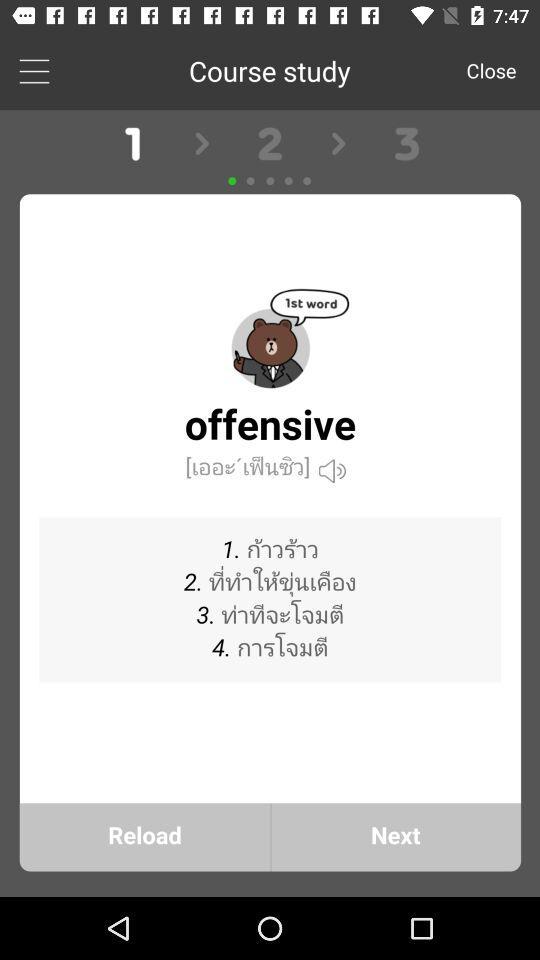  What do you see at coordinates (270, 502) in the screenshot?
I see `next slide` at bounding box center [270, 502].